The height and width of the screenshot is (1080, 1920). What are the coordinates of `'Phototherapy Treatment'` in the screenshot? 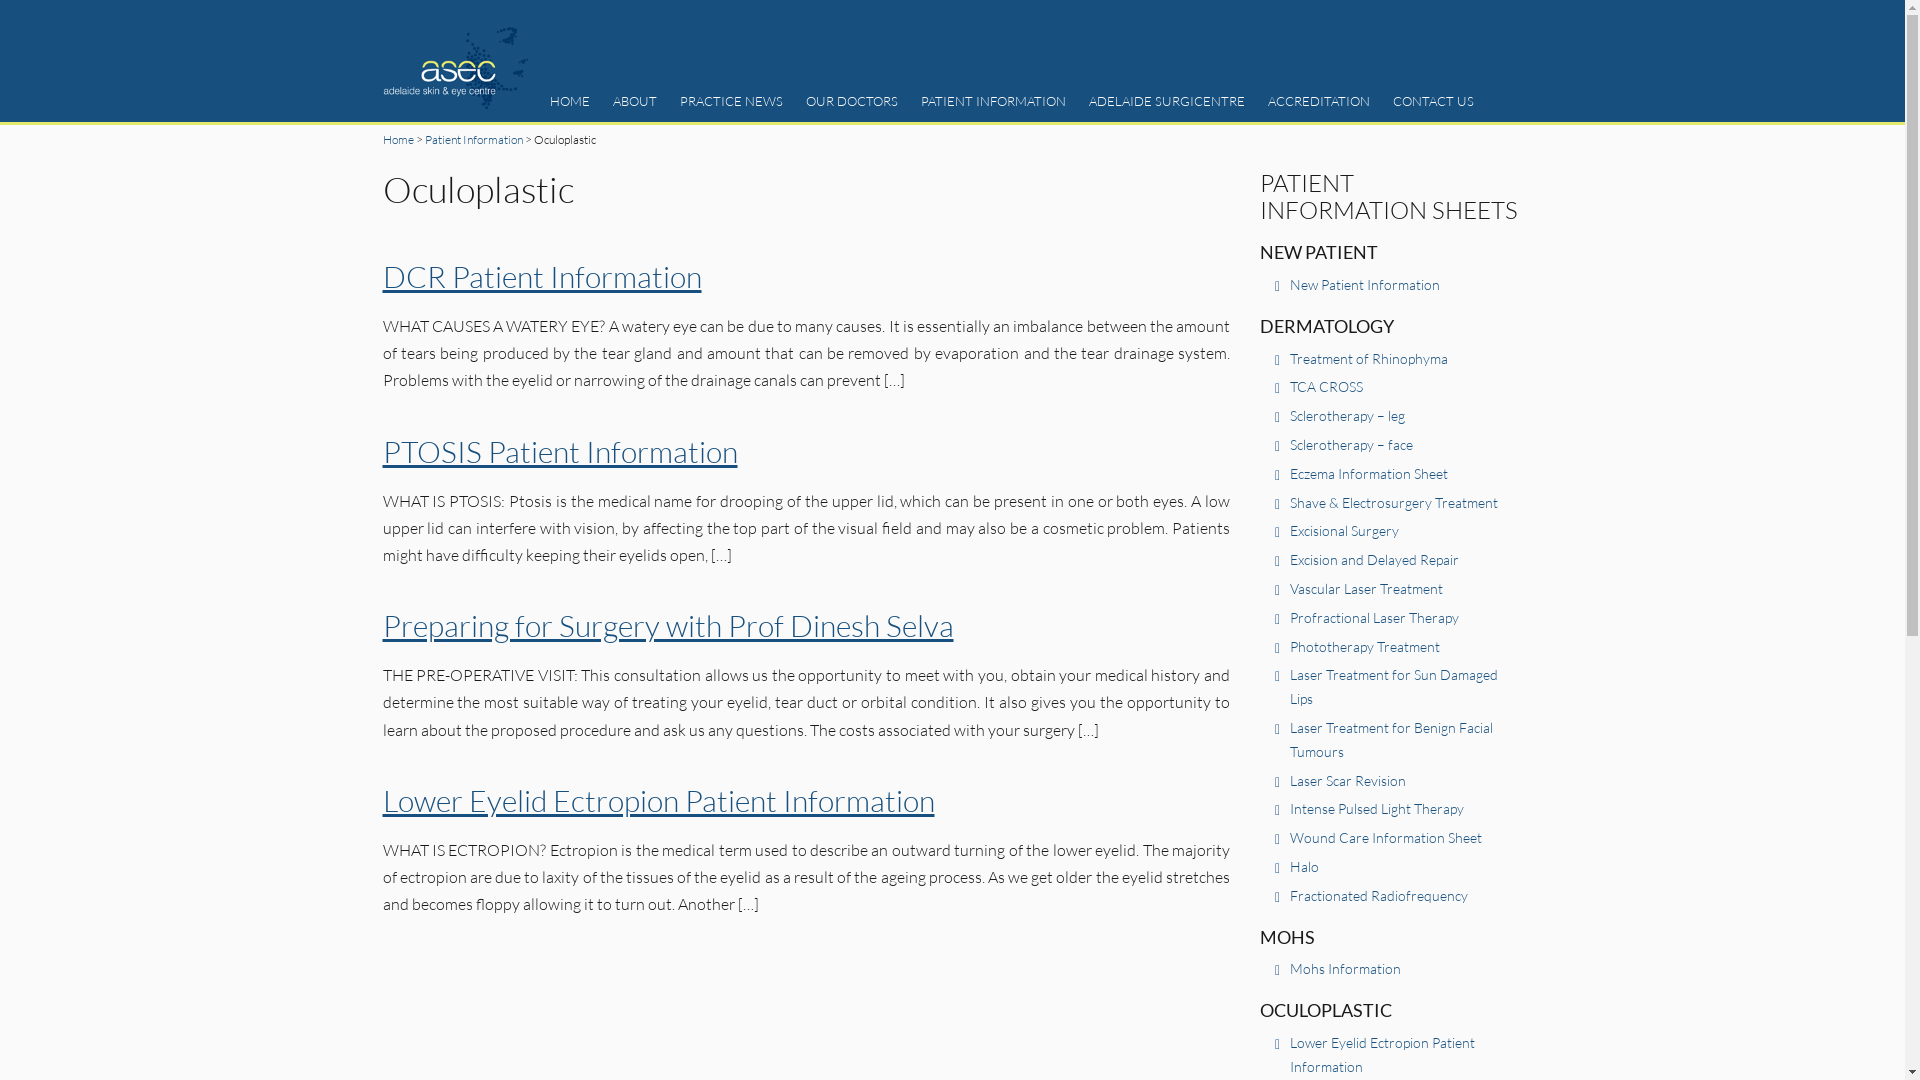 It's located at (1363, 646).